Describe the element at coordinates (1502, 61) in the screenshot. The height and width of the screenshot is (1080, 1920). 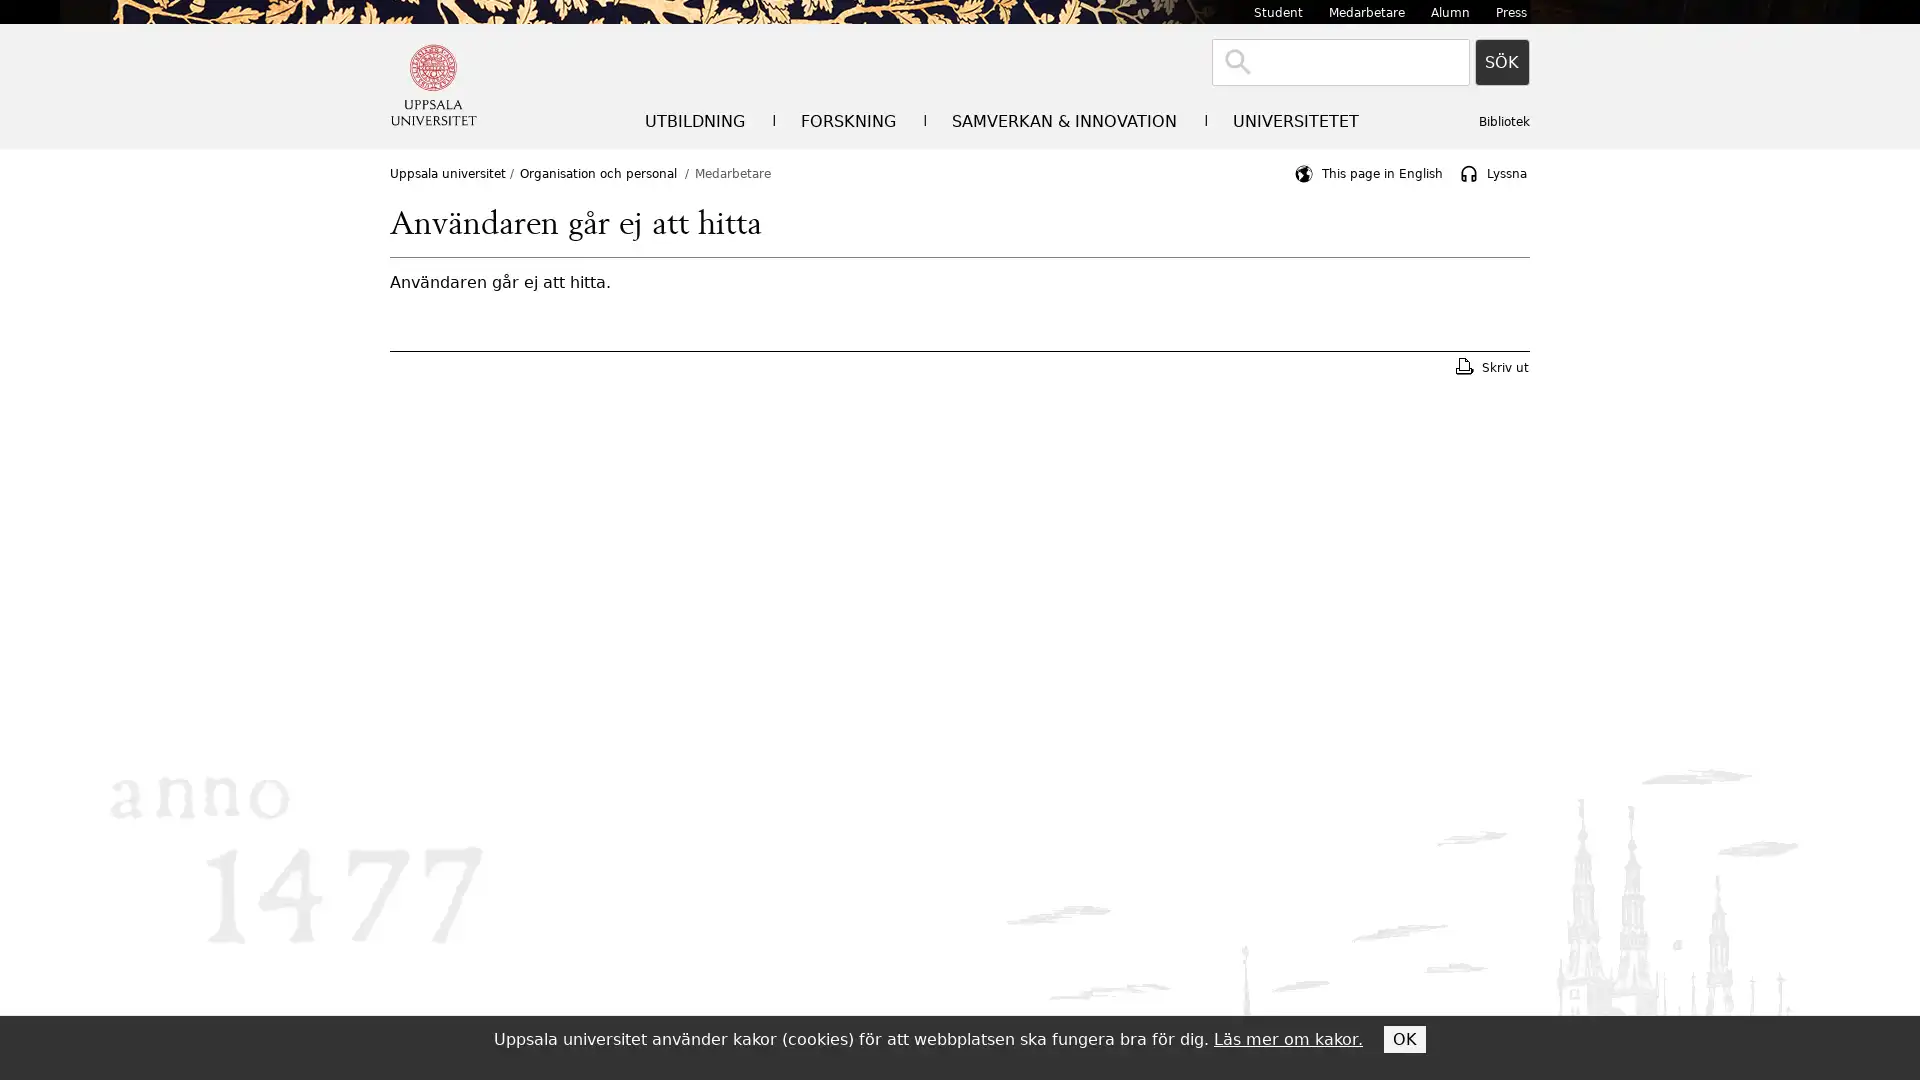
I see `Sok` at that location.